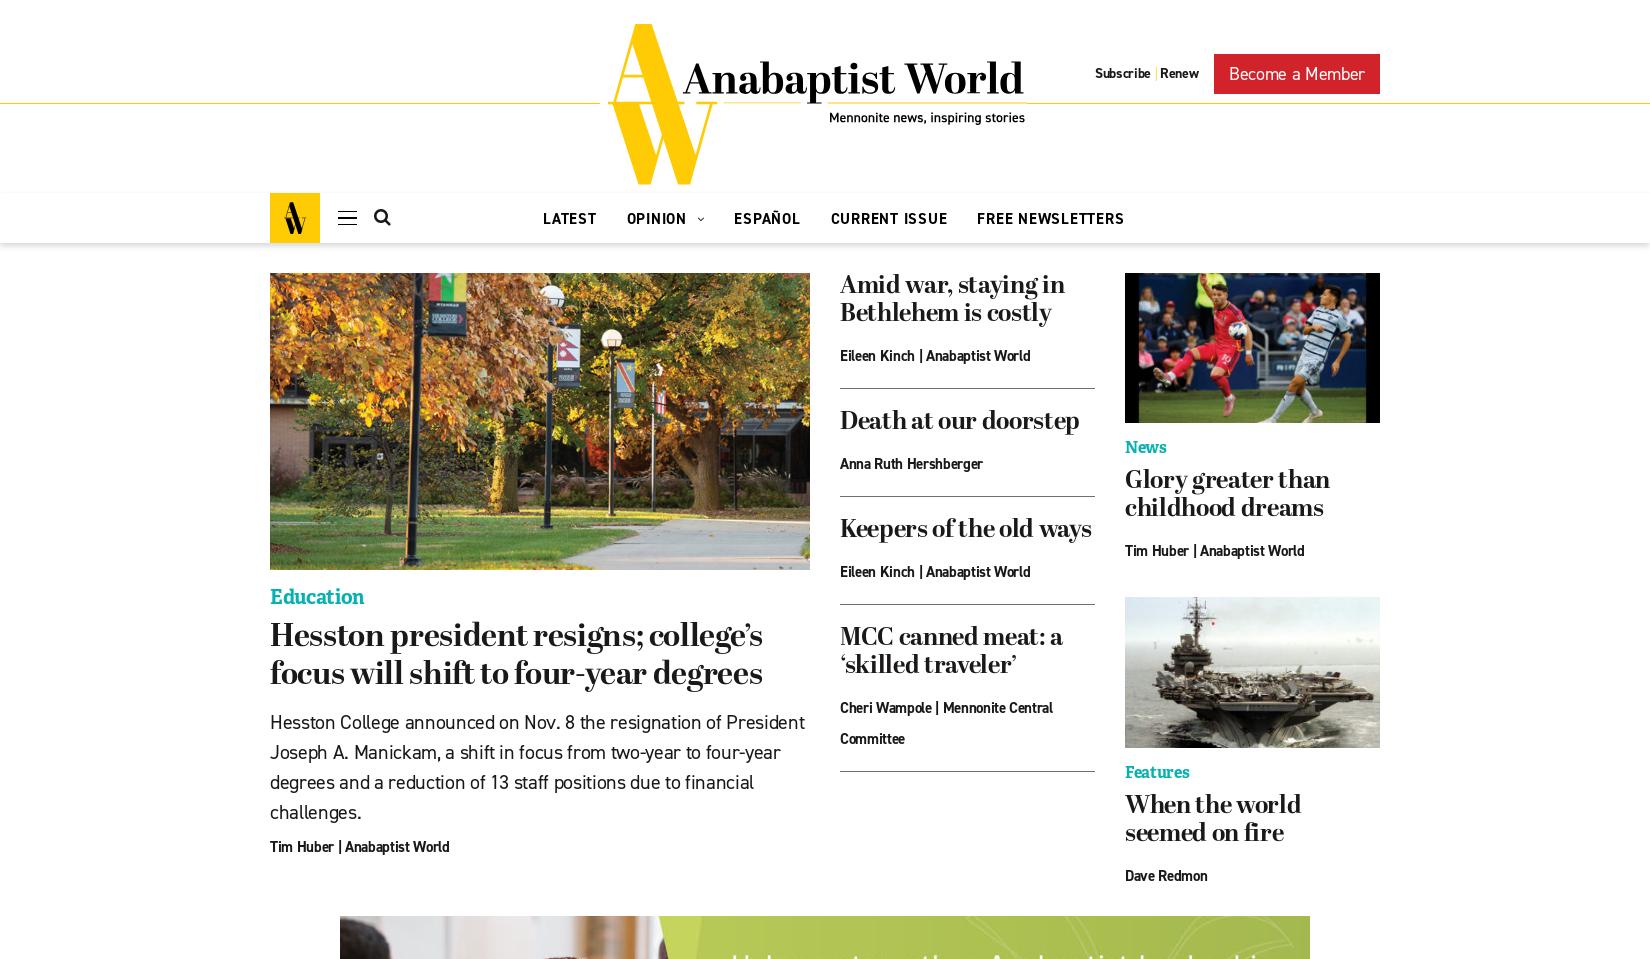 This screenshot has height=959, width=1650. What do you see at coordinates (1156, 771) in the screenshot?
I see `'Features'` at bounding box center [1156, 771].